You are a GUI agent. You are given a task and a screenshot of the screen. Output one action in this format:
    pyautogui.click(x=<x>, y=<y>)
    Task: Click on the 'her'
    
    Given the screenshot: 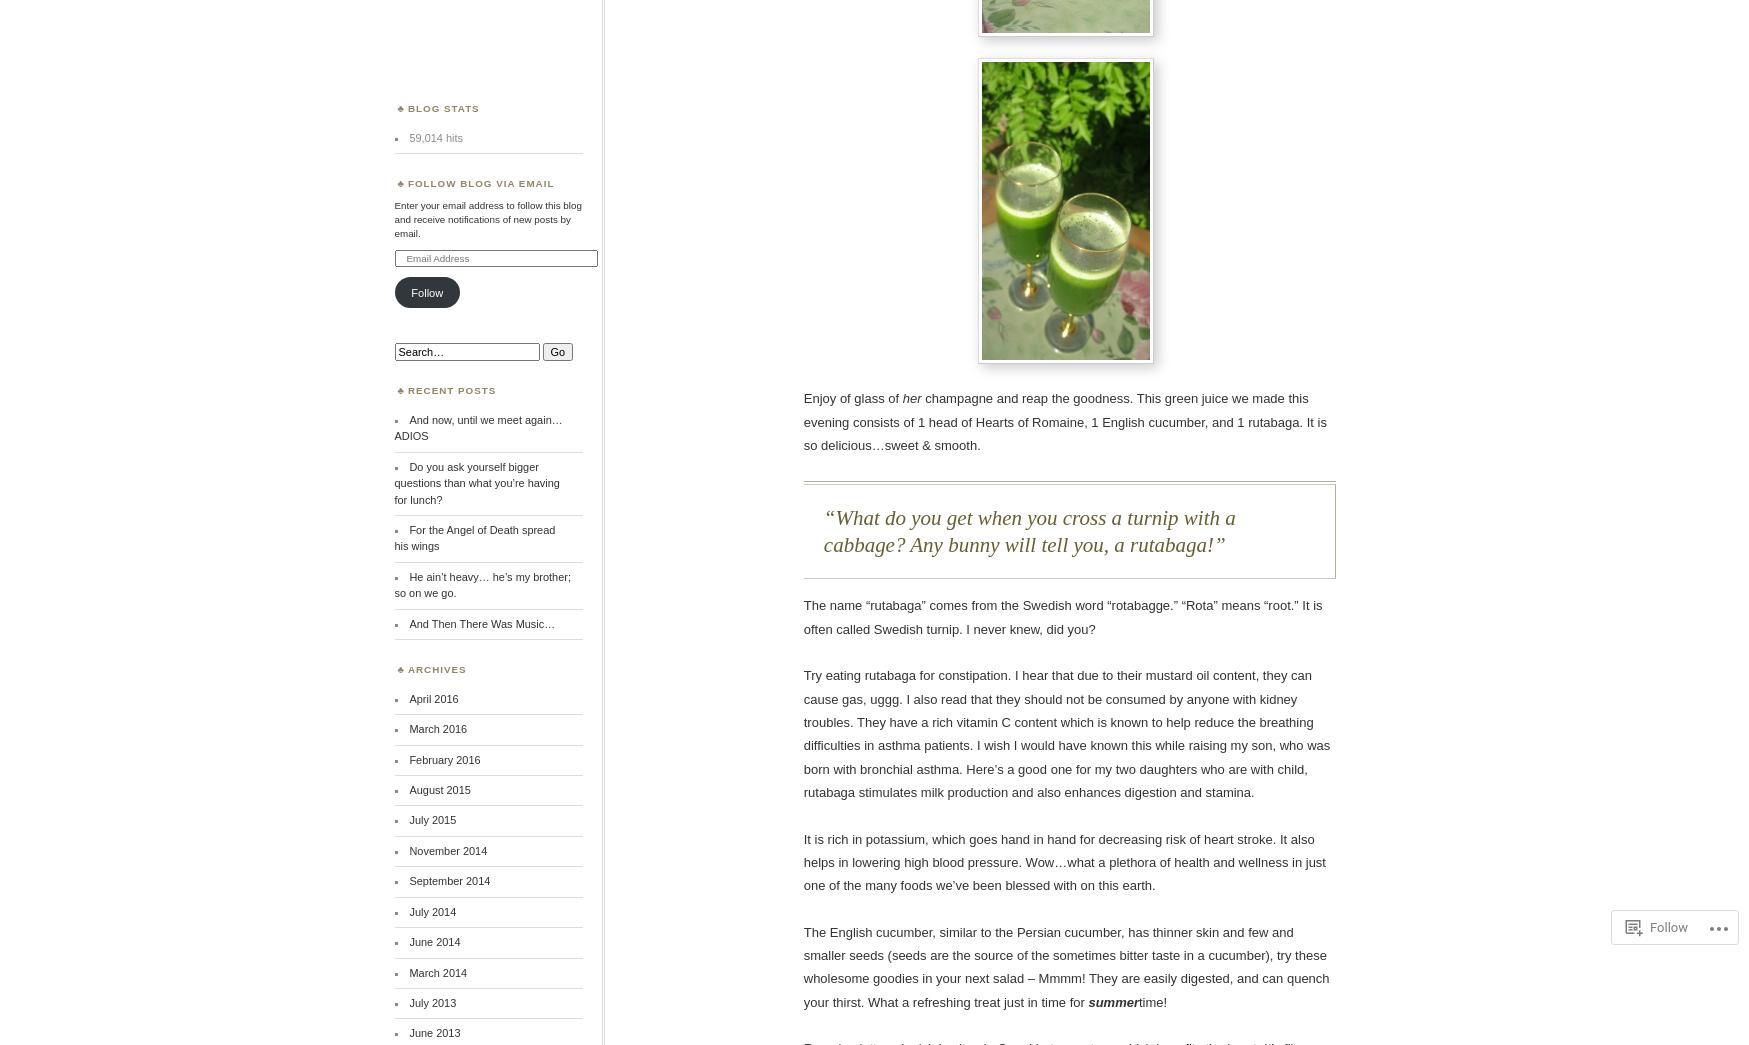 What is the action you would take?
    pyautogui.click(x=911, y=397)
    